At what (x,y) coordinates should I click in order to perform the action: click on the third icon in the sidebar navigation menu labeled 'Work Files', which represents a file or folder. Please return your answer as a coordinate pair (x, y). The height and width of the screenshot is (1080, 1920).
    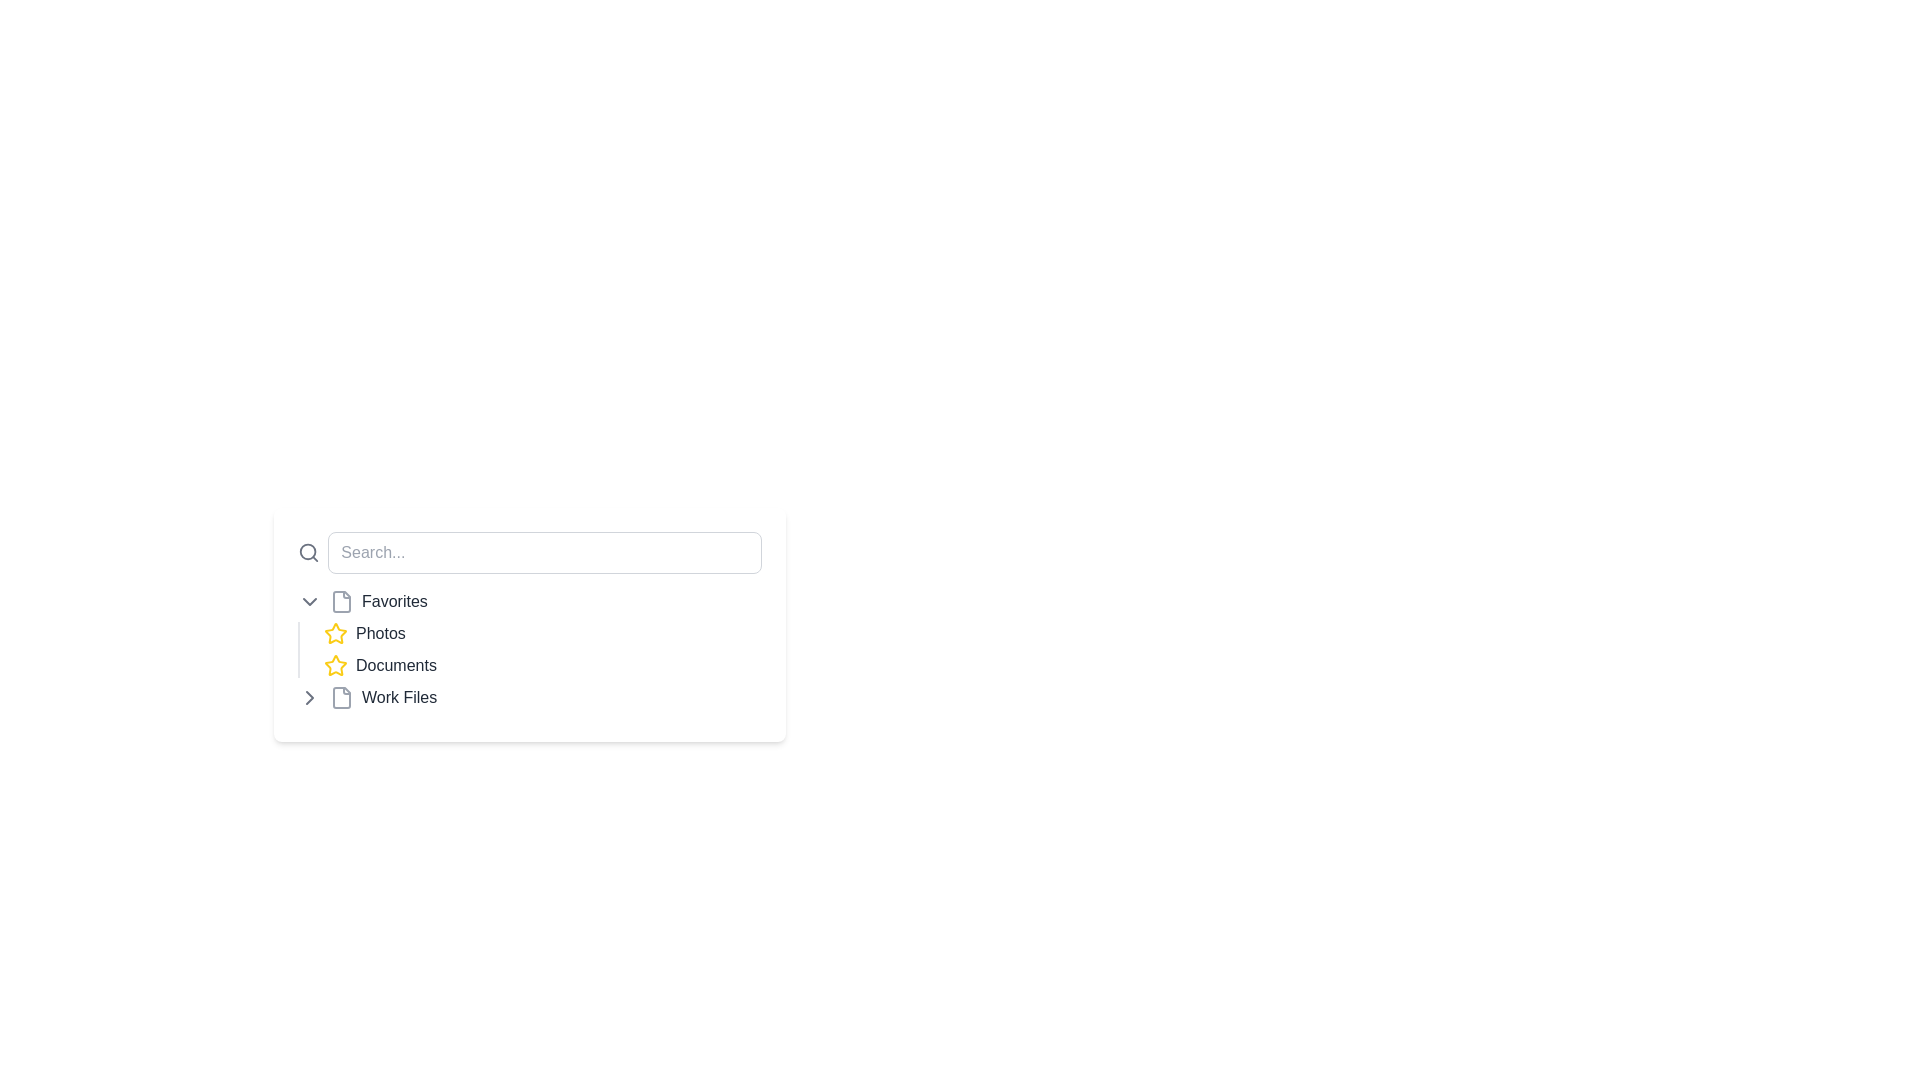
    Looking at the image, I should click on (341, 697).